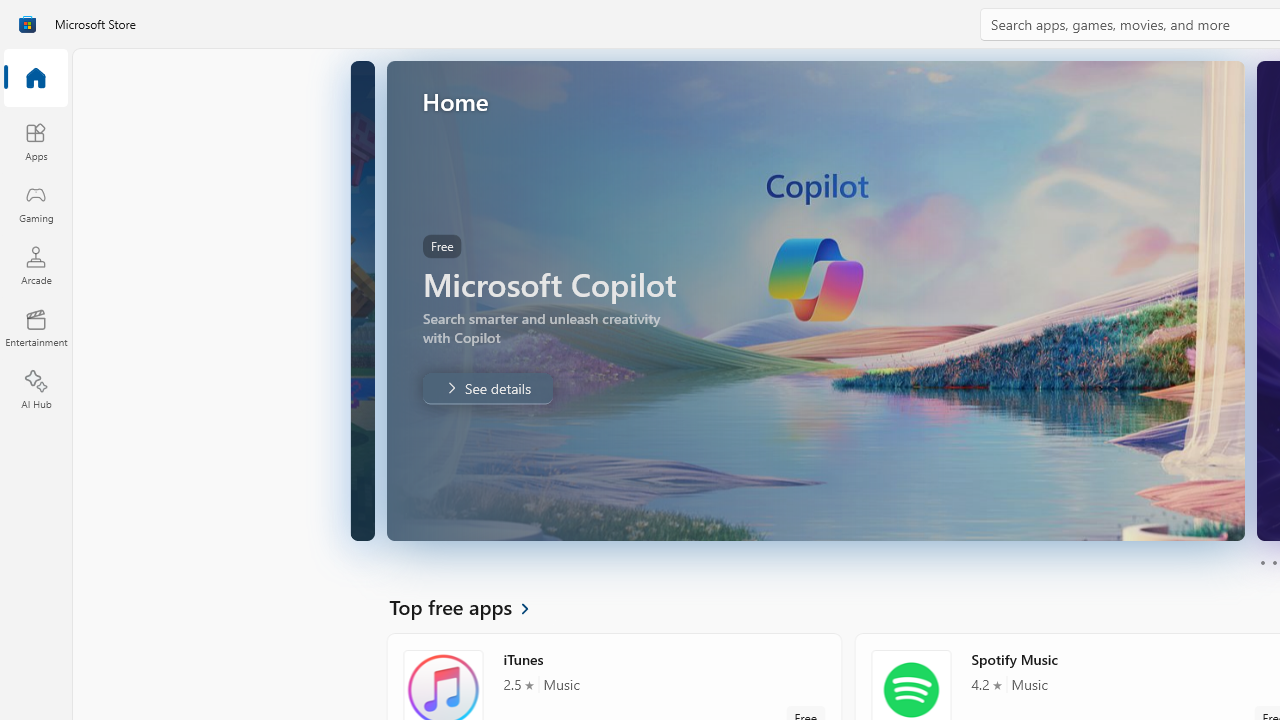 This screenshot has height=720, width=1280. I want to click on 'Gaming', so click(35, 203).